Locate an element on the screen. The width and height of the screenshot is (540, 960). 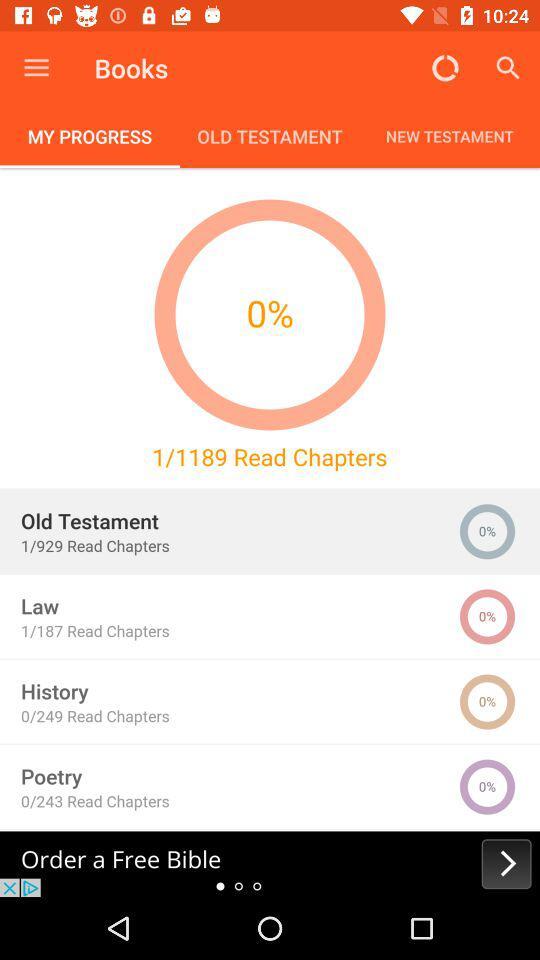
free bible advertisement is located at coordinates (270, 863).